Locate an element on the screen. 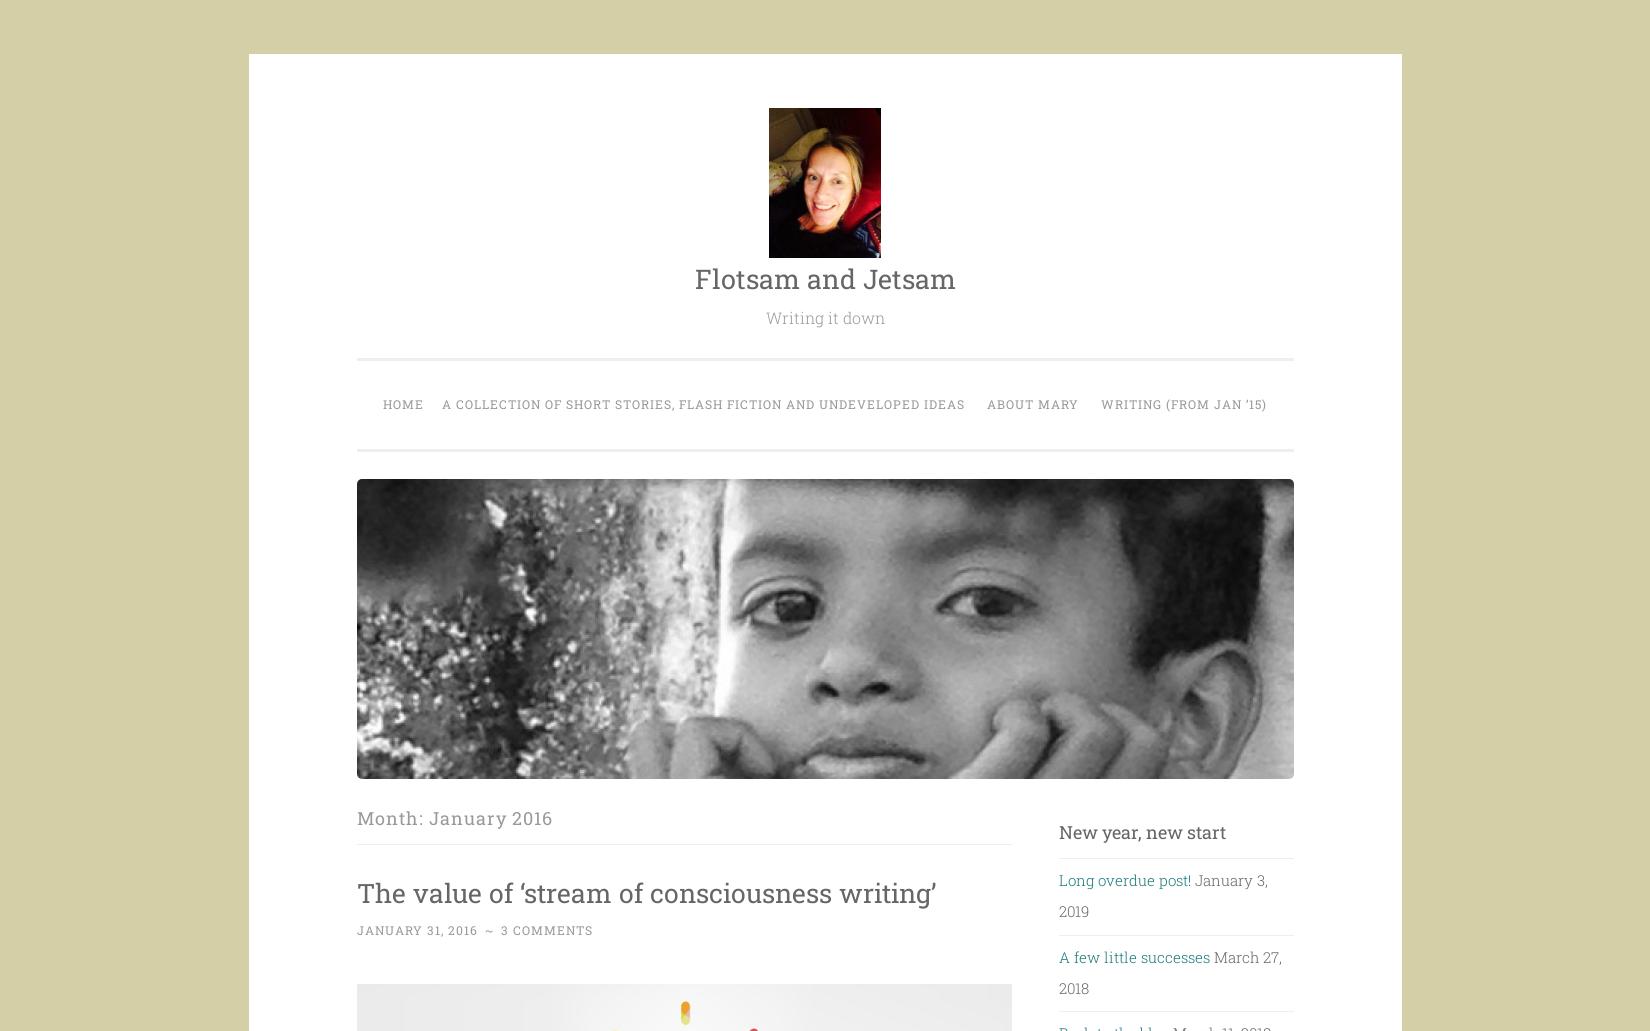 Image resolution: width=1650 pixels, height=1031 pixels. 'March 27, 2018' is located at coordinates (1058, 971).